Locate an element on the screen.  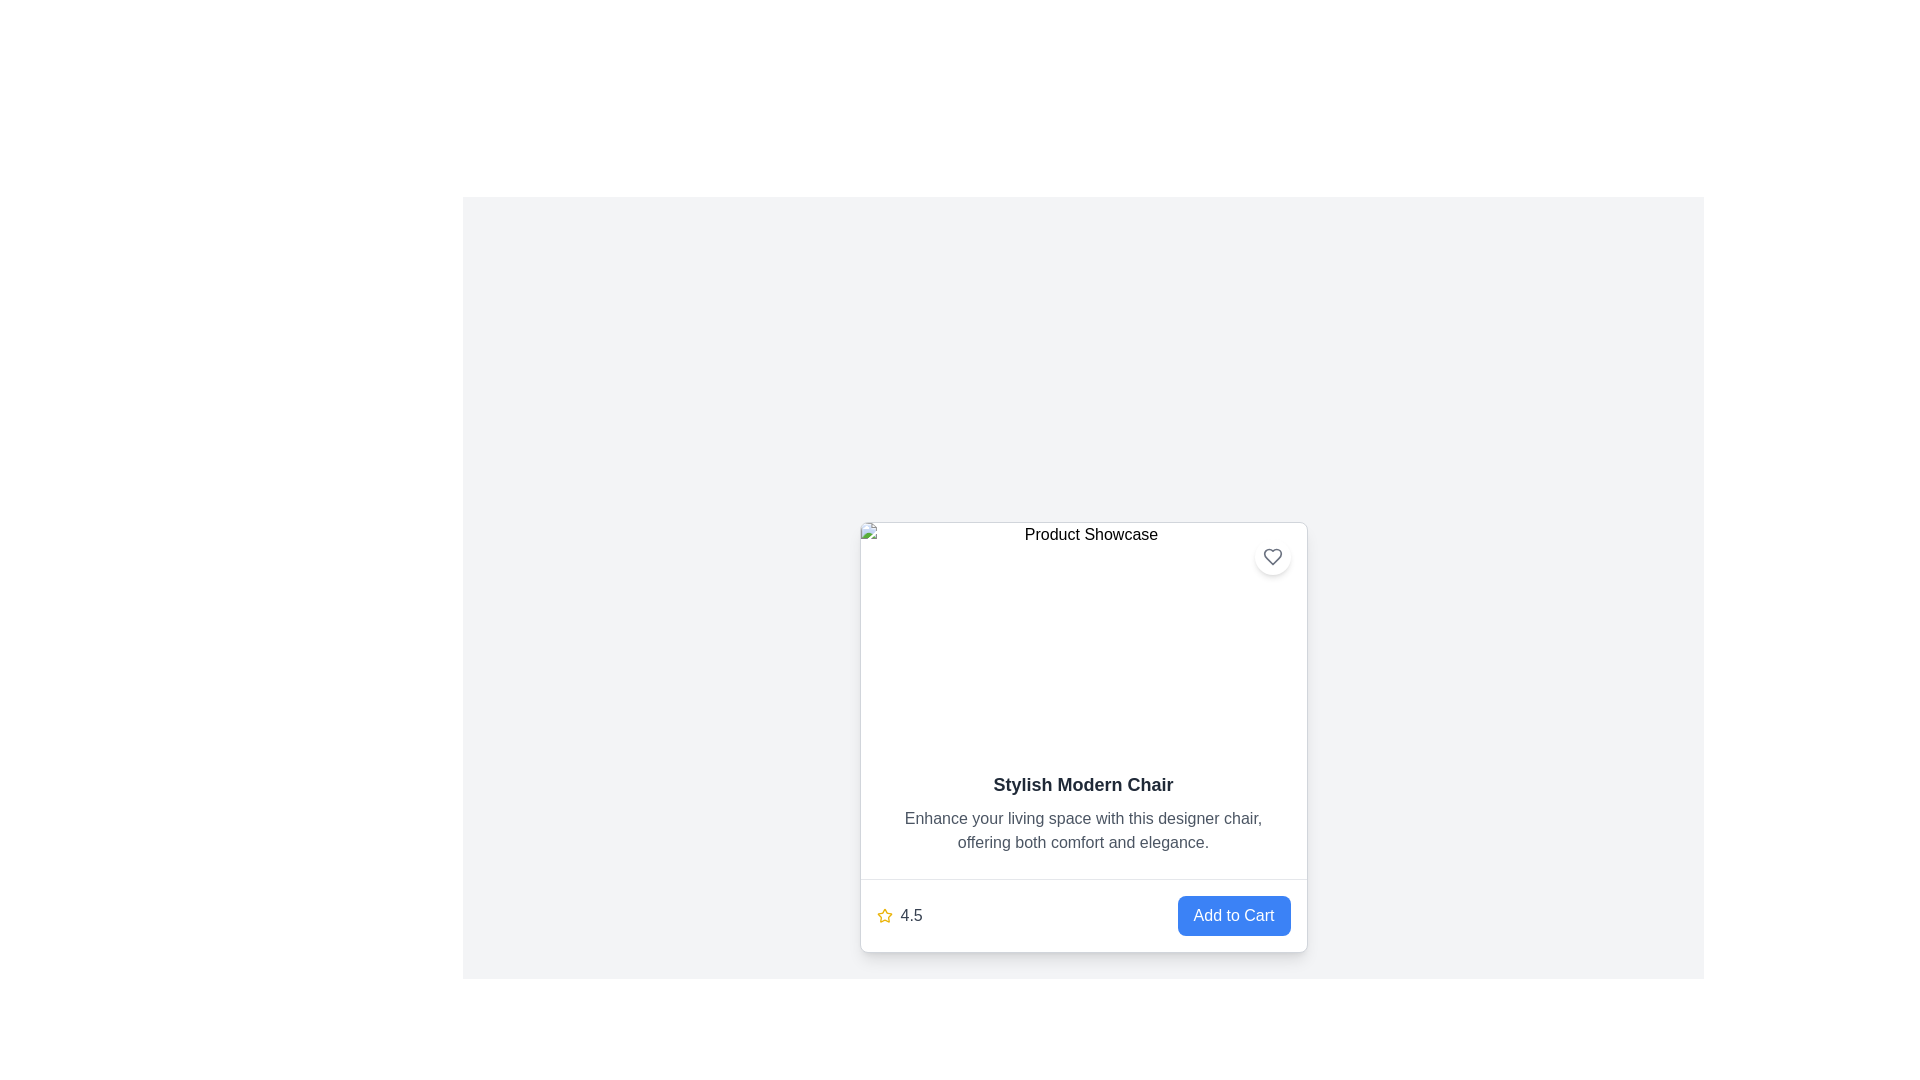
the heart-shaped icon located at the top-right corner of the product card is located at coordinates (1271, 556).